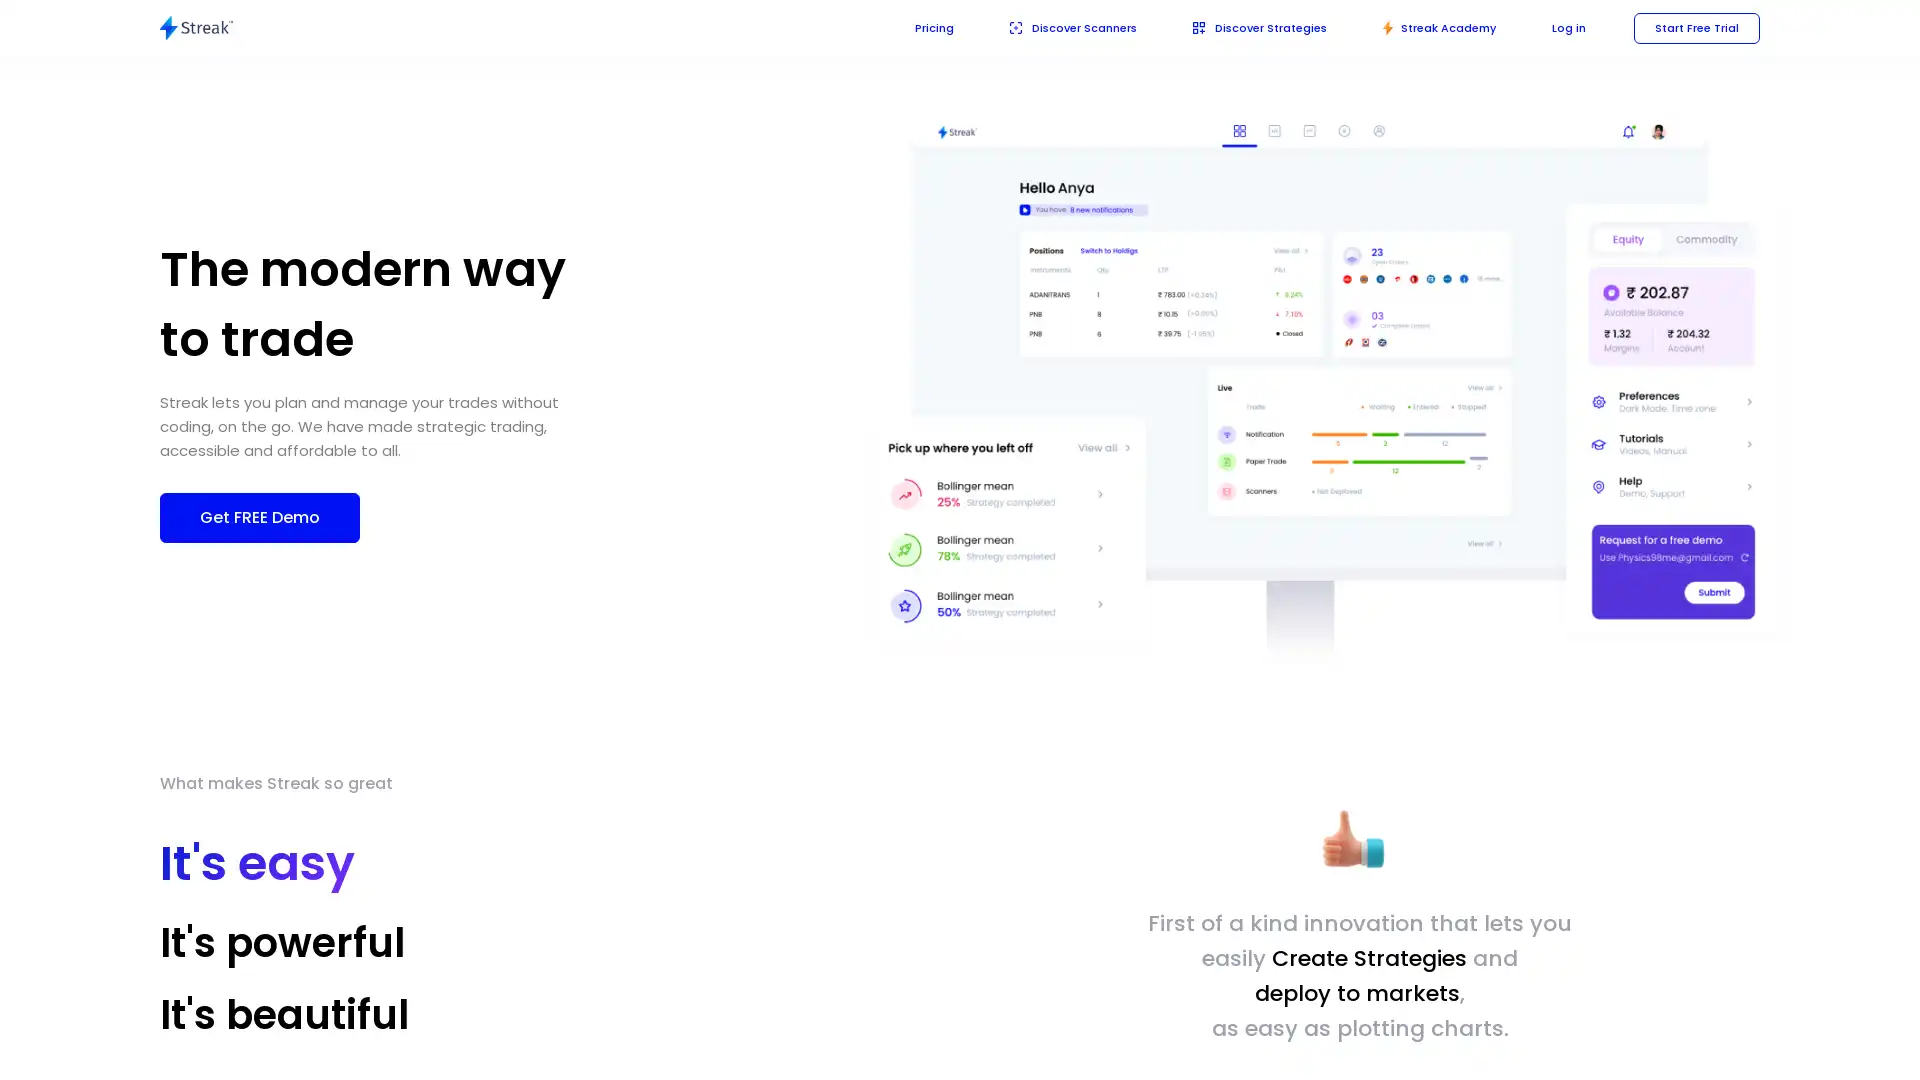  Describe the element at coordinates (1429, 27) in the screenshot. I see `academy Streak Academy` at that location.